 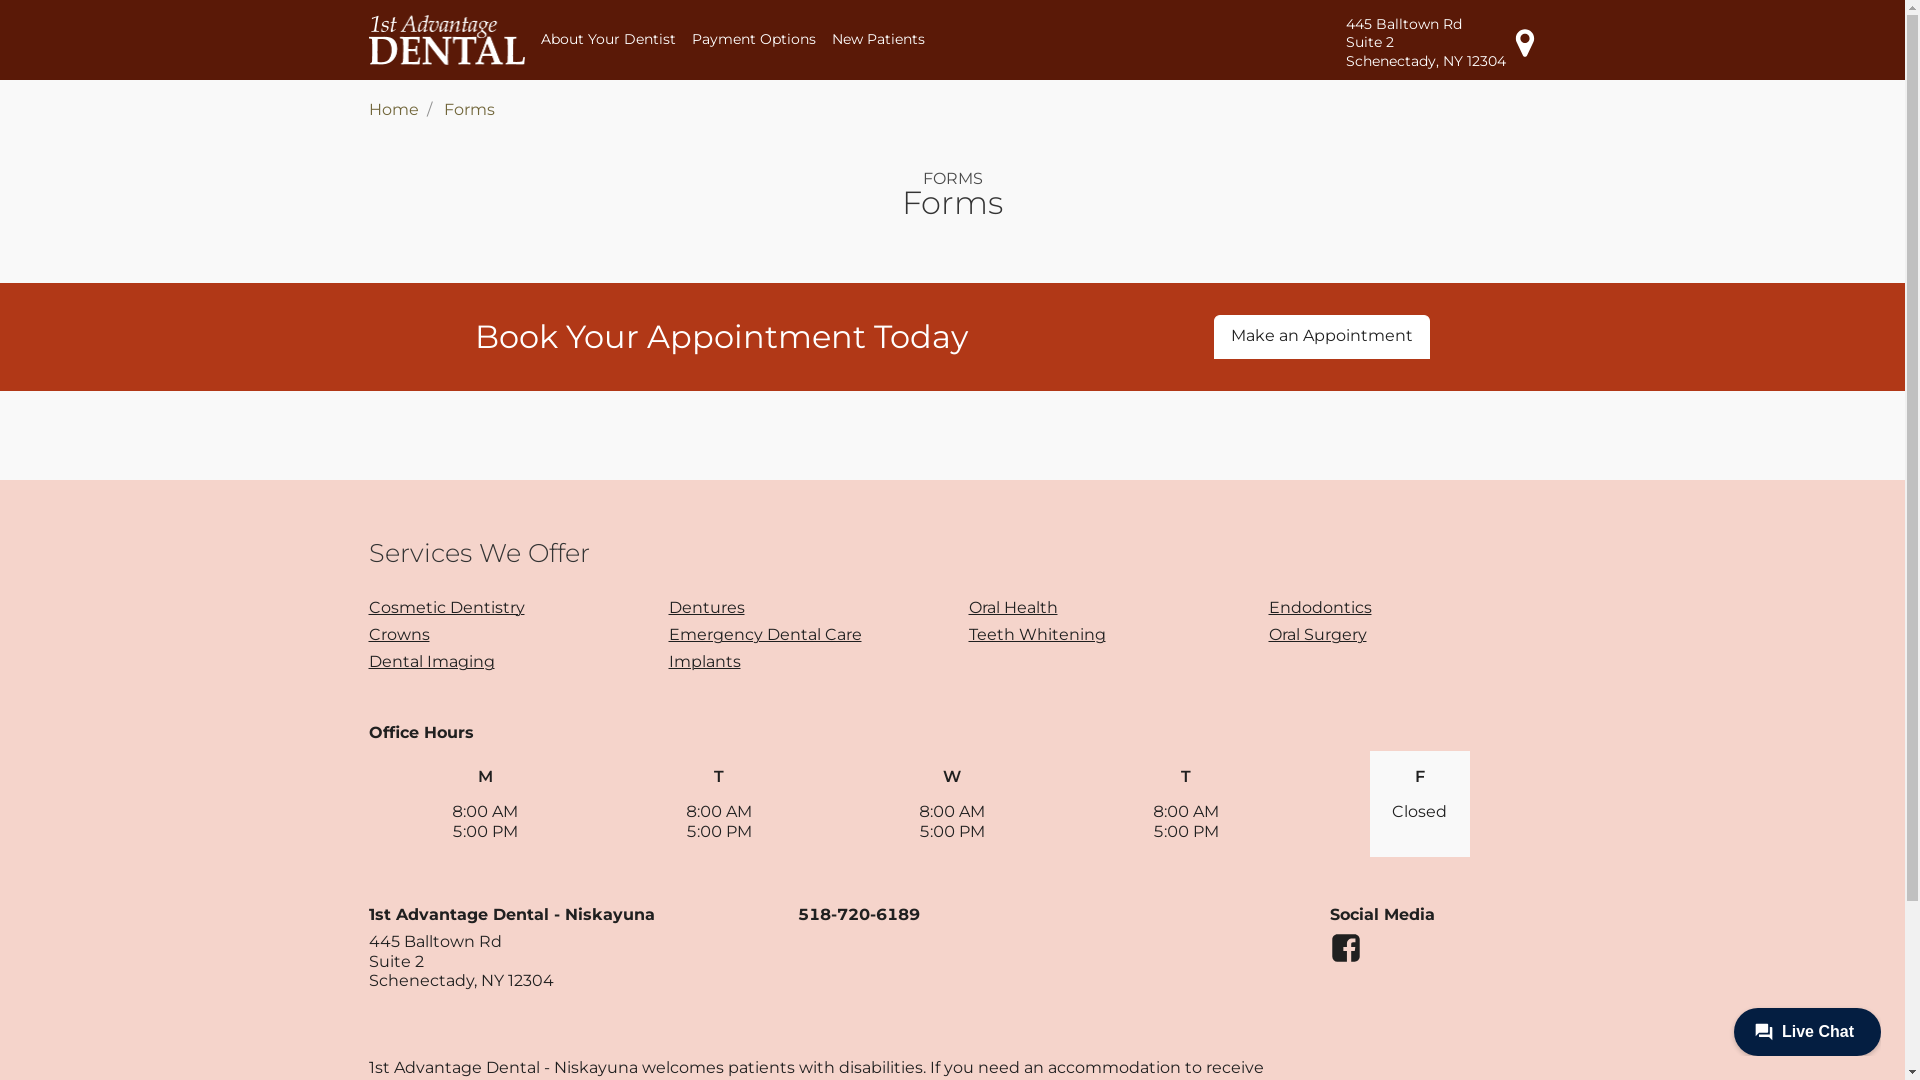 I want to click on 'Emergency Dental Care', so click(x=667, y=634).